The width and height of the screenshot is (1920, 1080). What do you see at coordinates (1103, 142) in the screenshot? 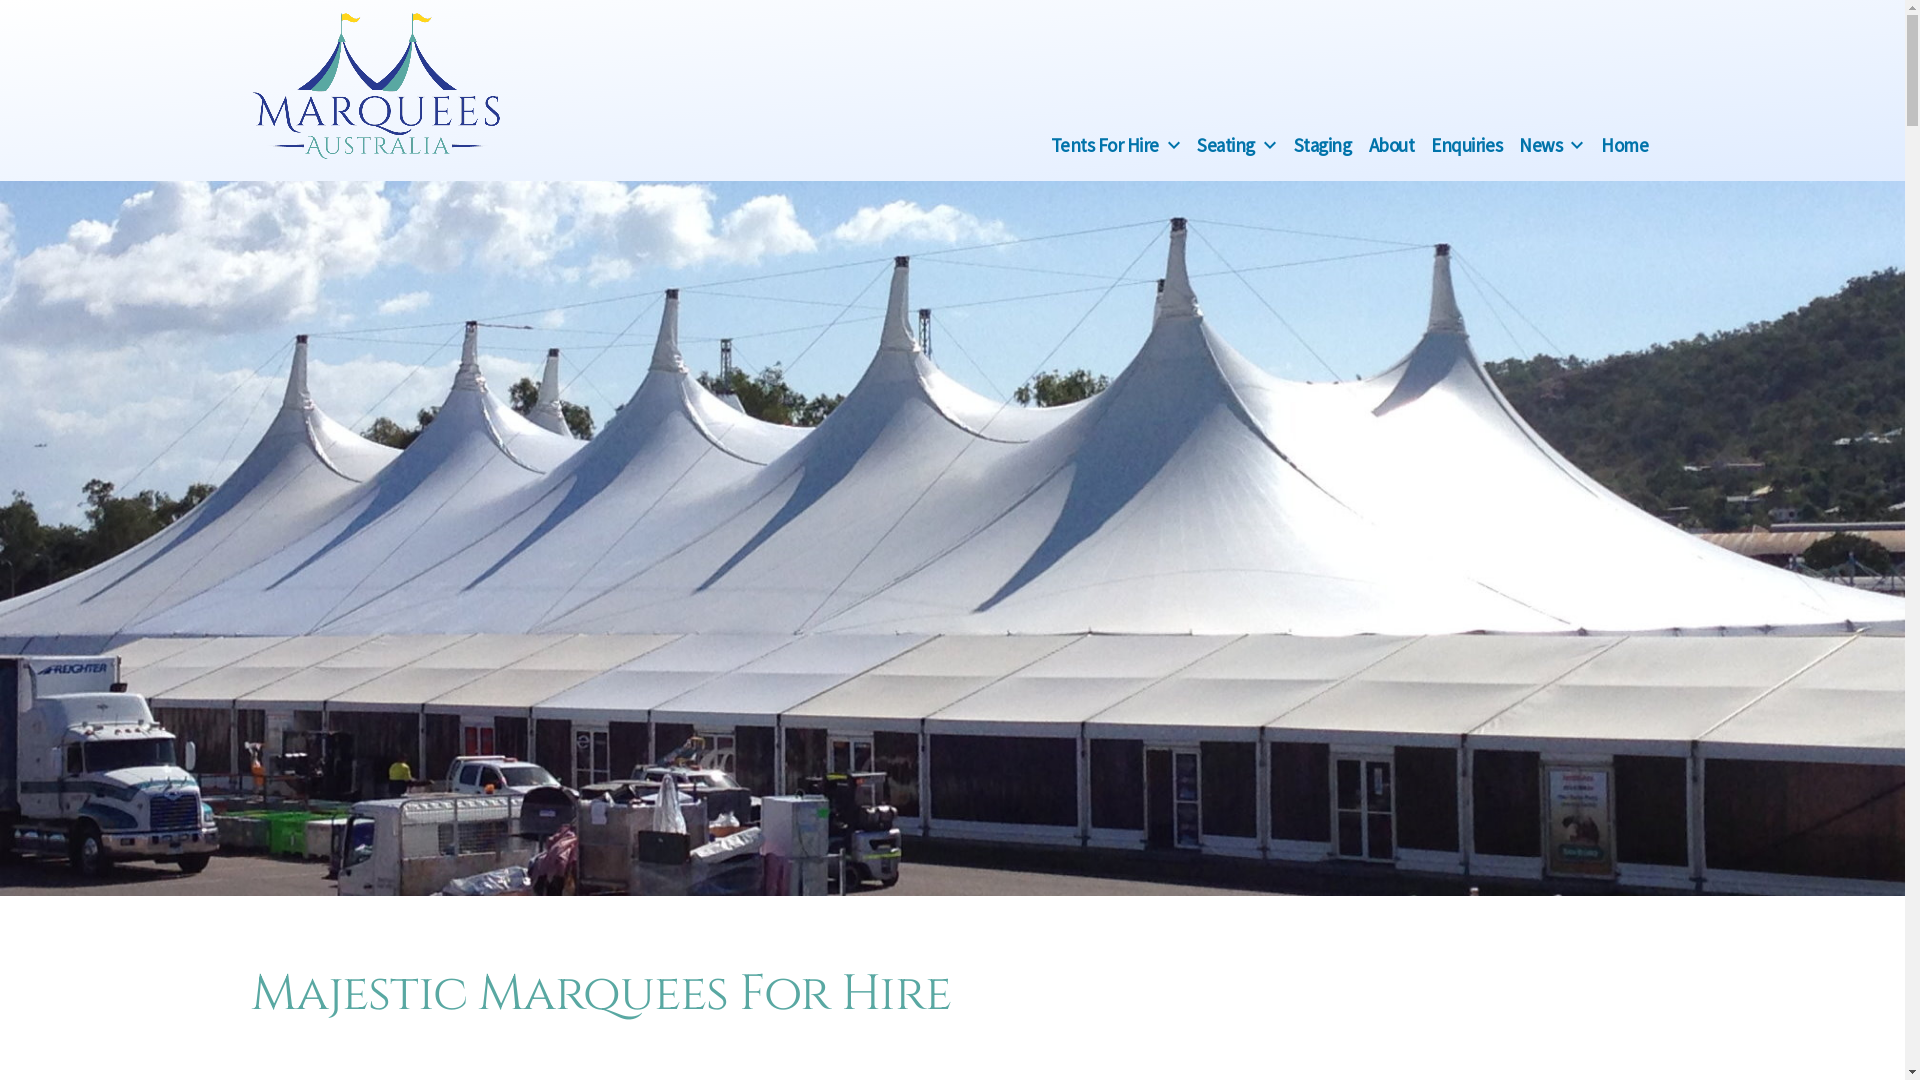
I see `'Tents For Hire'` at bounding box center [1103, 142].